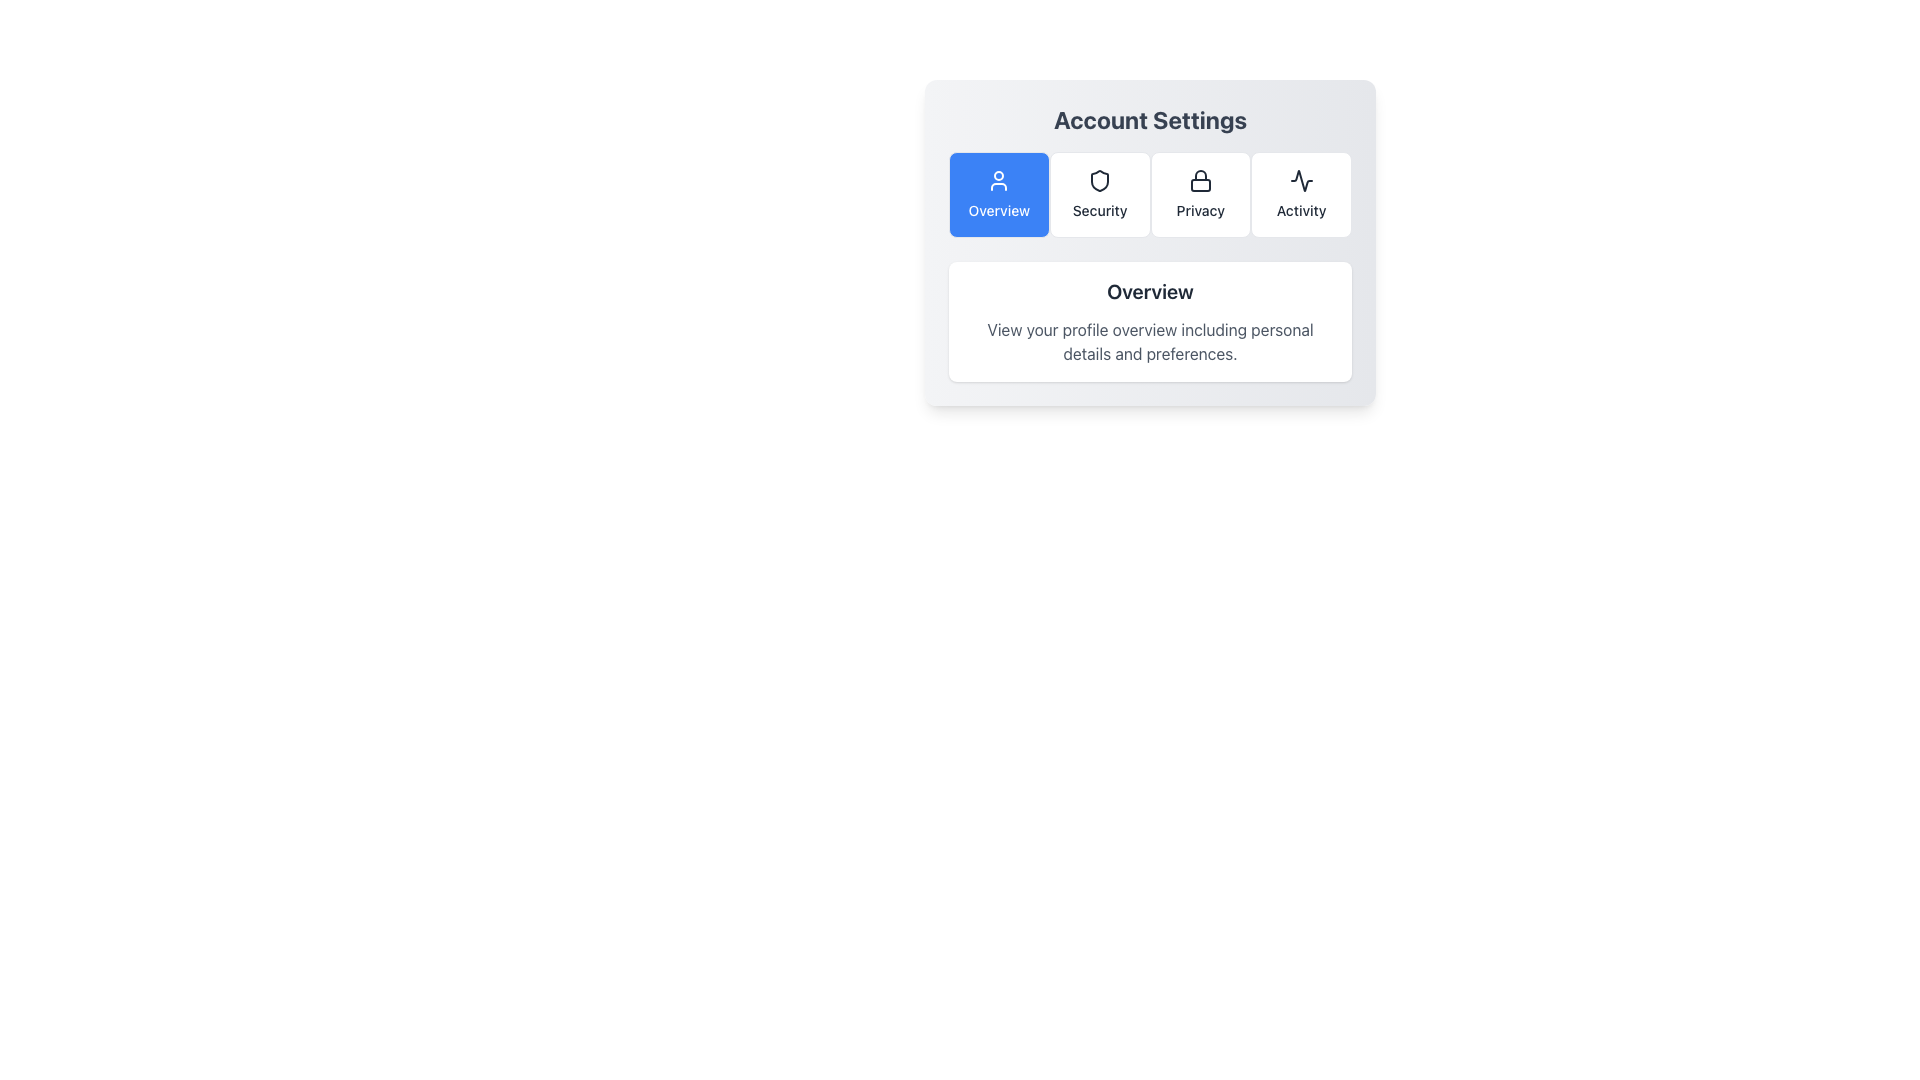 This screenshot has height=1080, width=1920. Describe the element at coordinates (1301, 211) in the screenshot. I see `the 'Activity' text label located below the 'Account Settings' heading` at that location.